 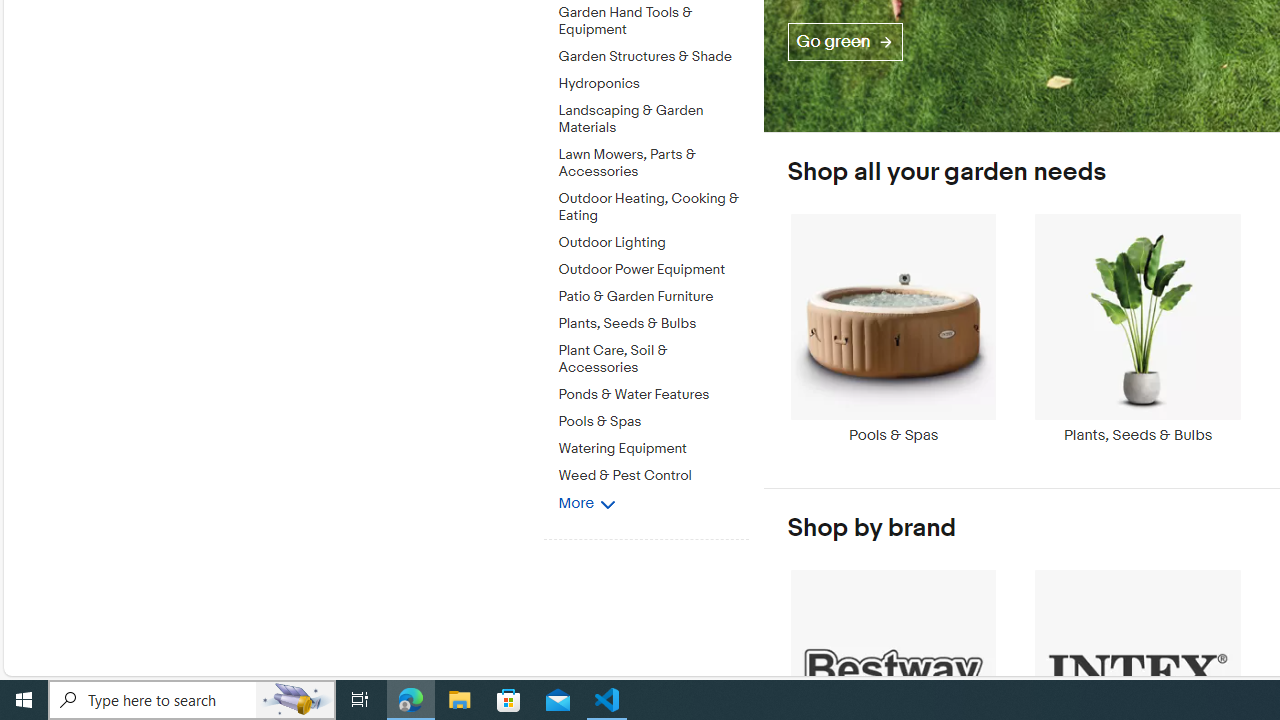 I want to click on 'Outdoor Heating, Cooking & Eating', so click(x=653, y=208).